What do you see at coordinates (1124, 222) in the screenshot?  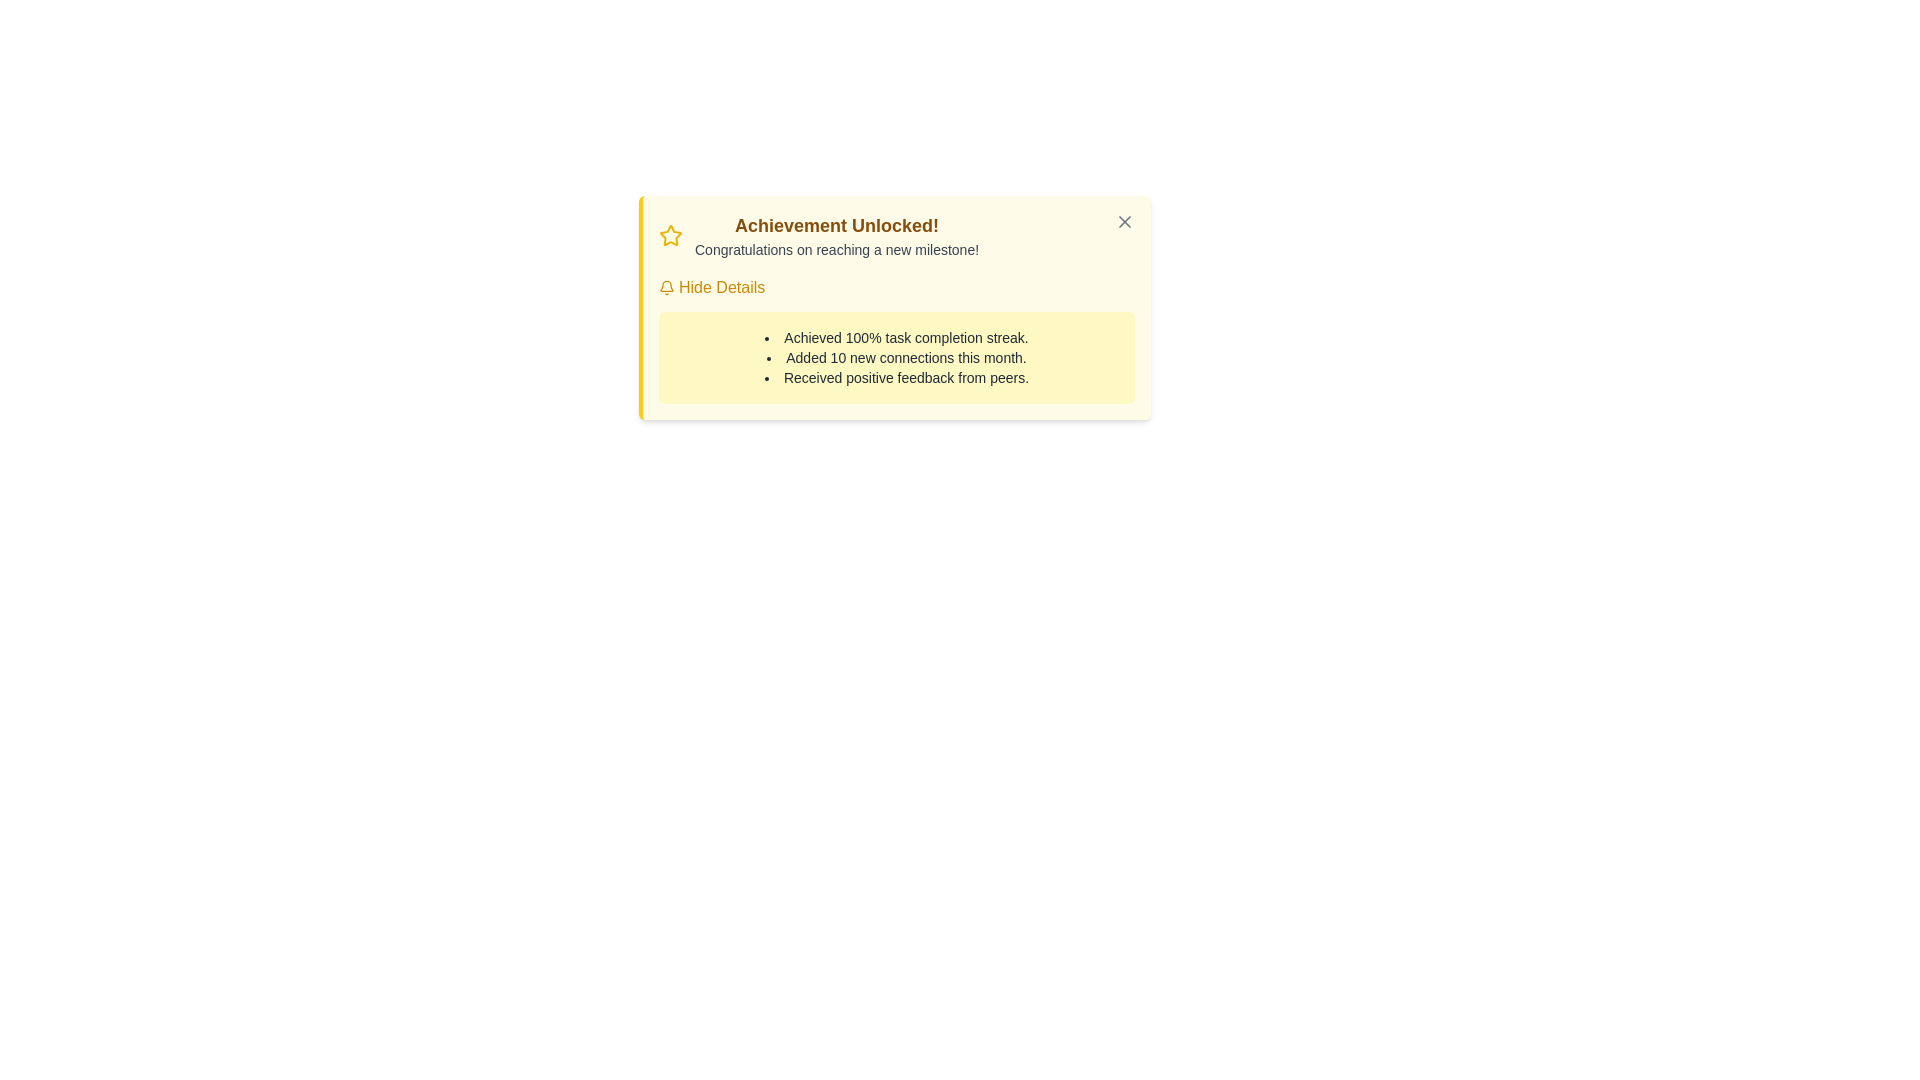 I see `the close button (X icon) located in the upper-right corner of the 'Achievement Unlocked!' notification card` at bounding box center [1124, 222].